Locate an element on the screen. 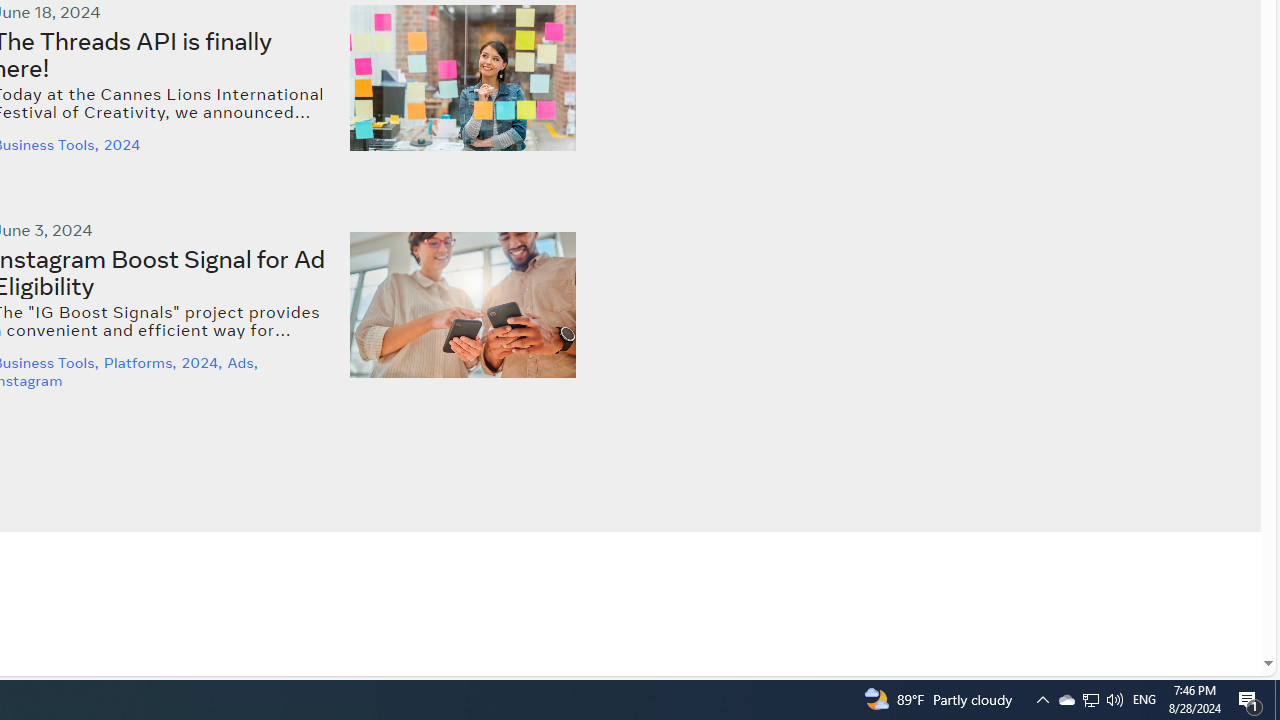  '2024' is located at coordinates (123, 144).